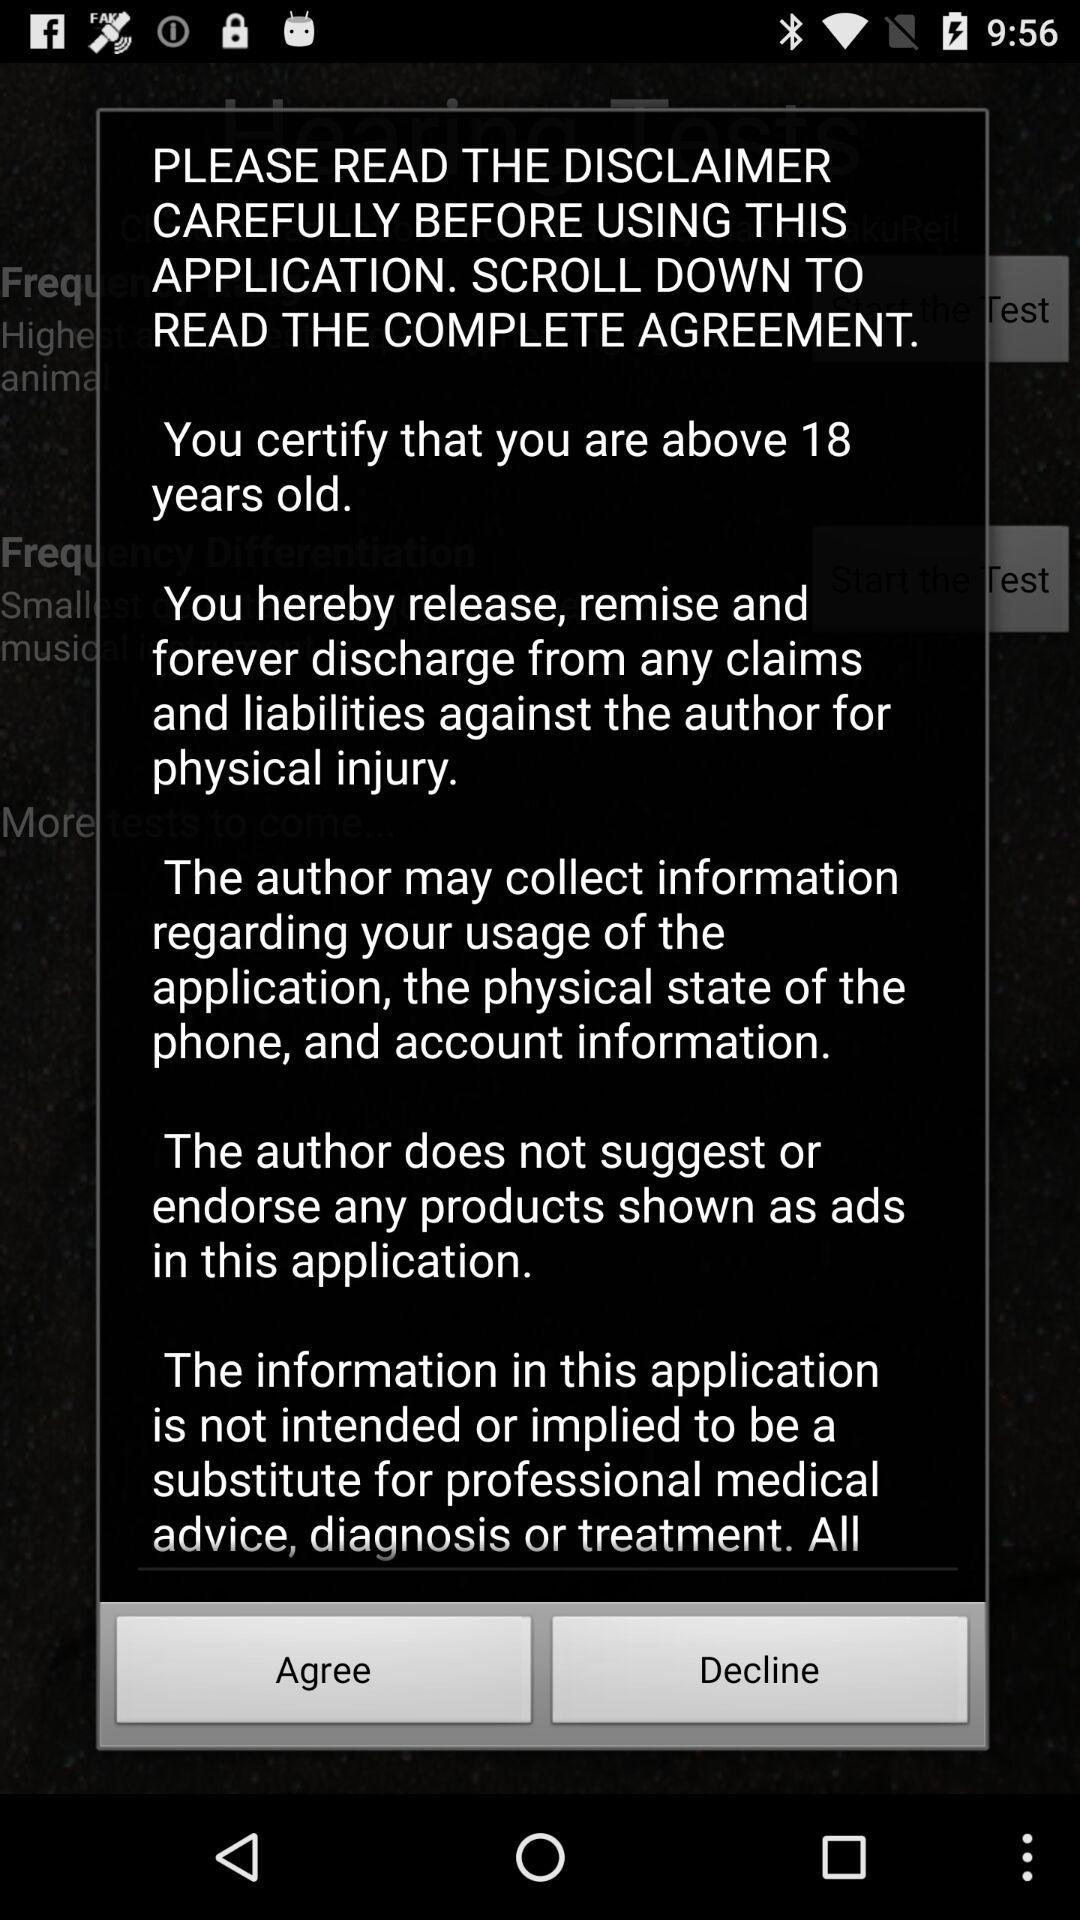 This screenshot has width=1080, height=1920. Describe the element at coordinates (323, 1675) in the screenshot. I see `agree button` at that location.